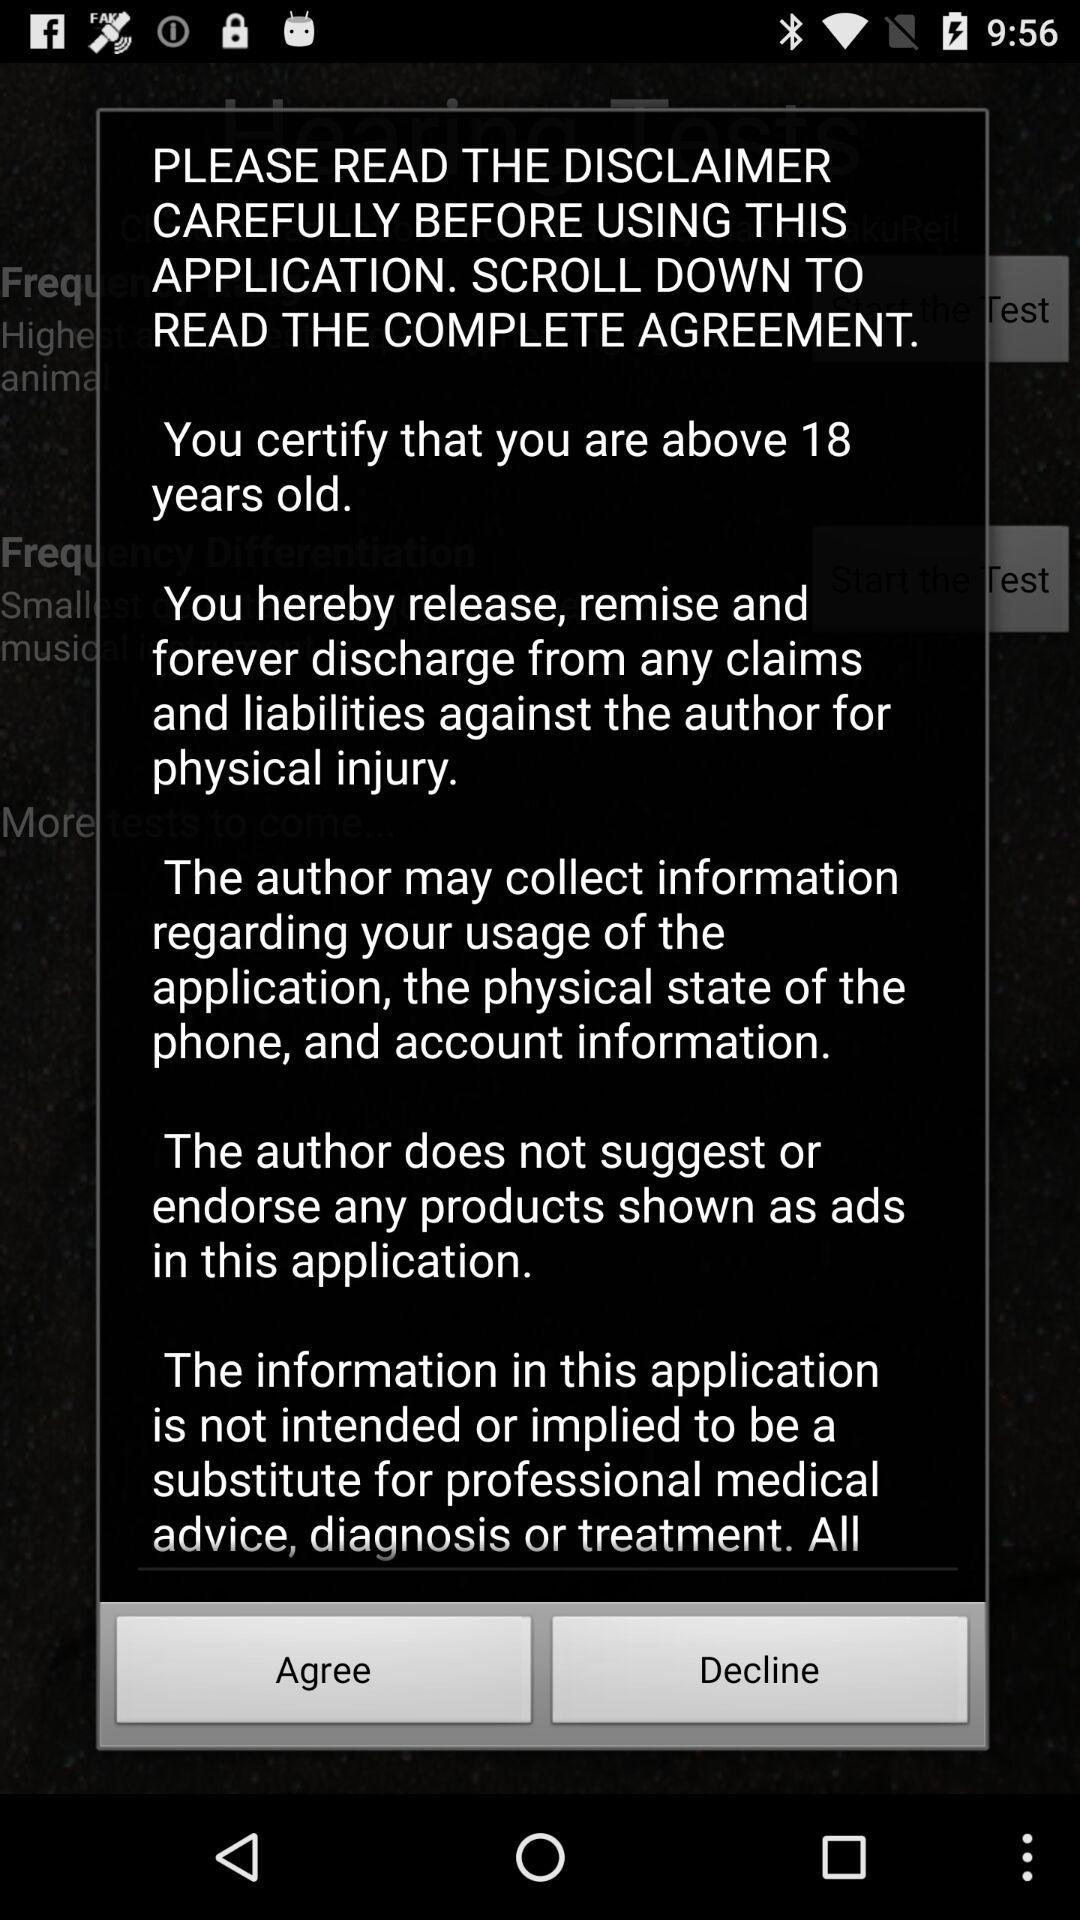 This screenshot has width=1080, height=1920. Describe the element at coordinates (323, 1675) in the screenshot. I see `agree button` at that location.